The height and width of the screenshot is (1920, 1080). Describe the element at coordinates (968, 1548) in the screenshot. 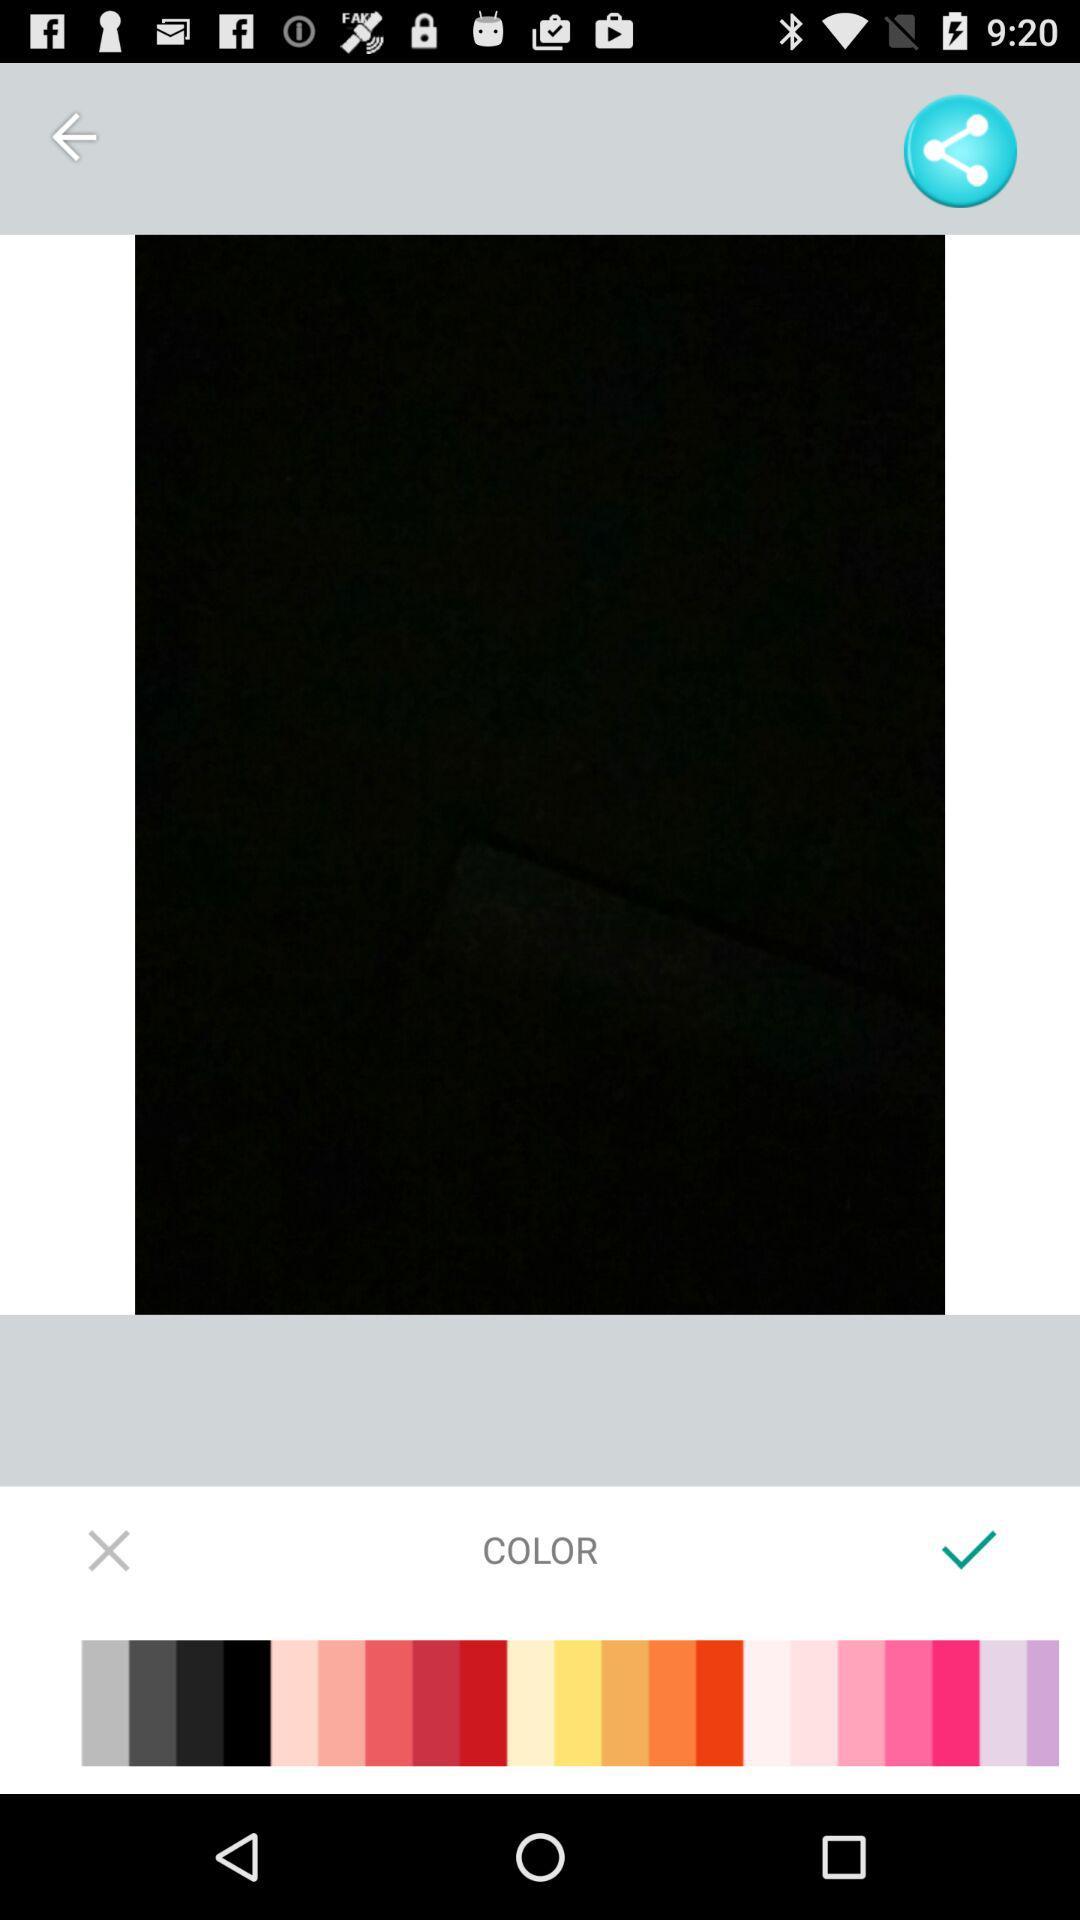

I see `accept color chosen` at that location.